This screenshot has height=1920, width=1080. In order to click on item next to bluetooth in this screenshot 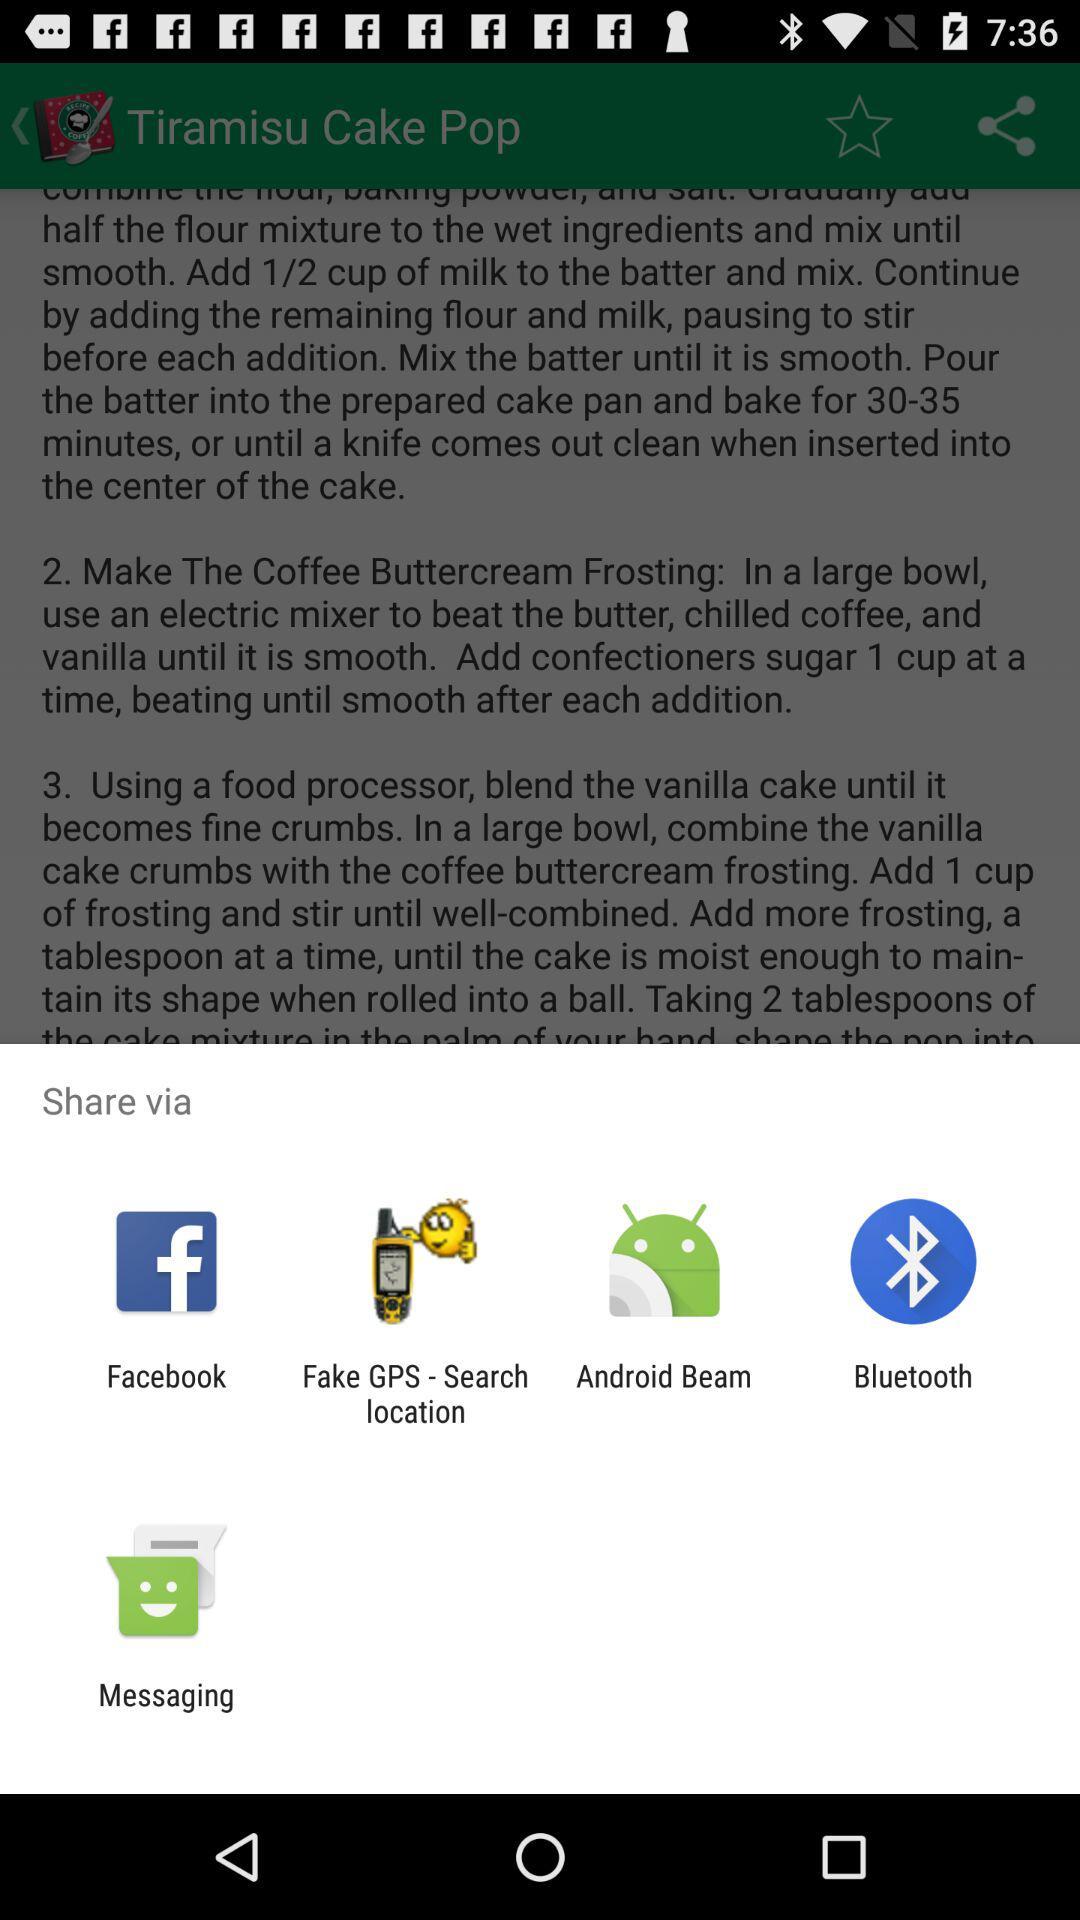, I will do `click(664, 1392)`.